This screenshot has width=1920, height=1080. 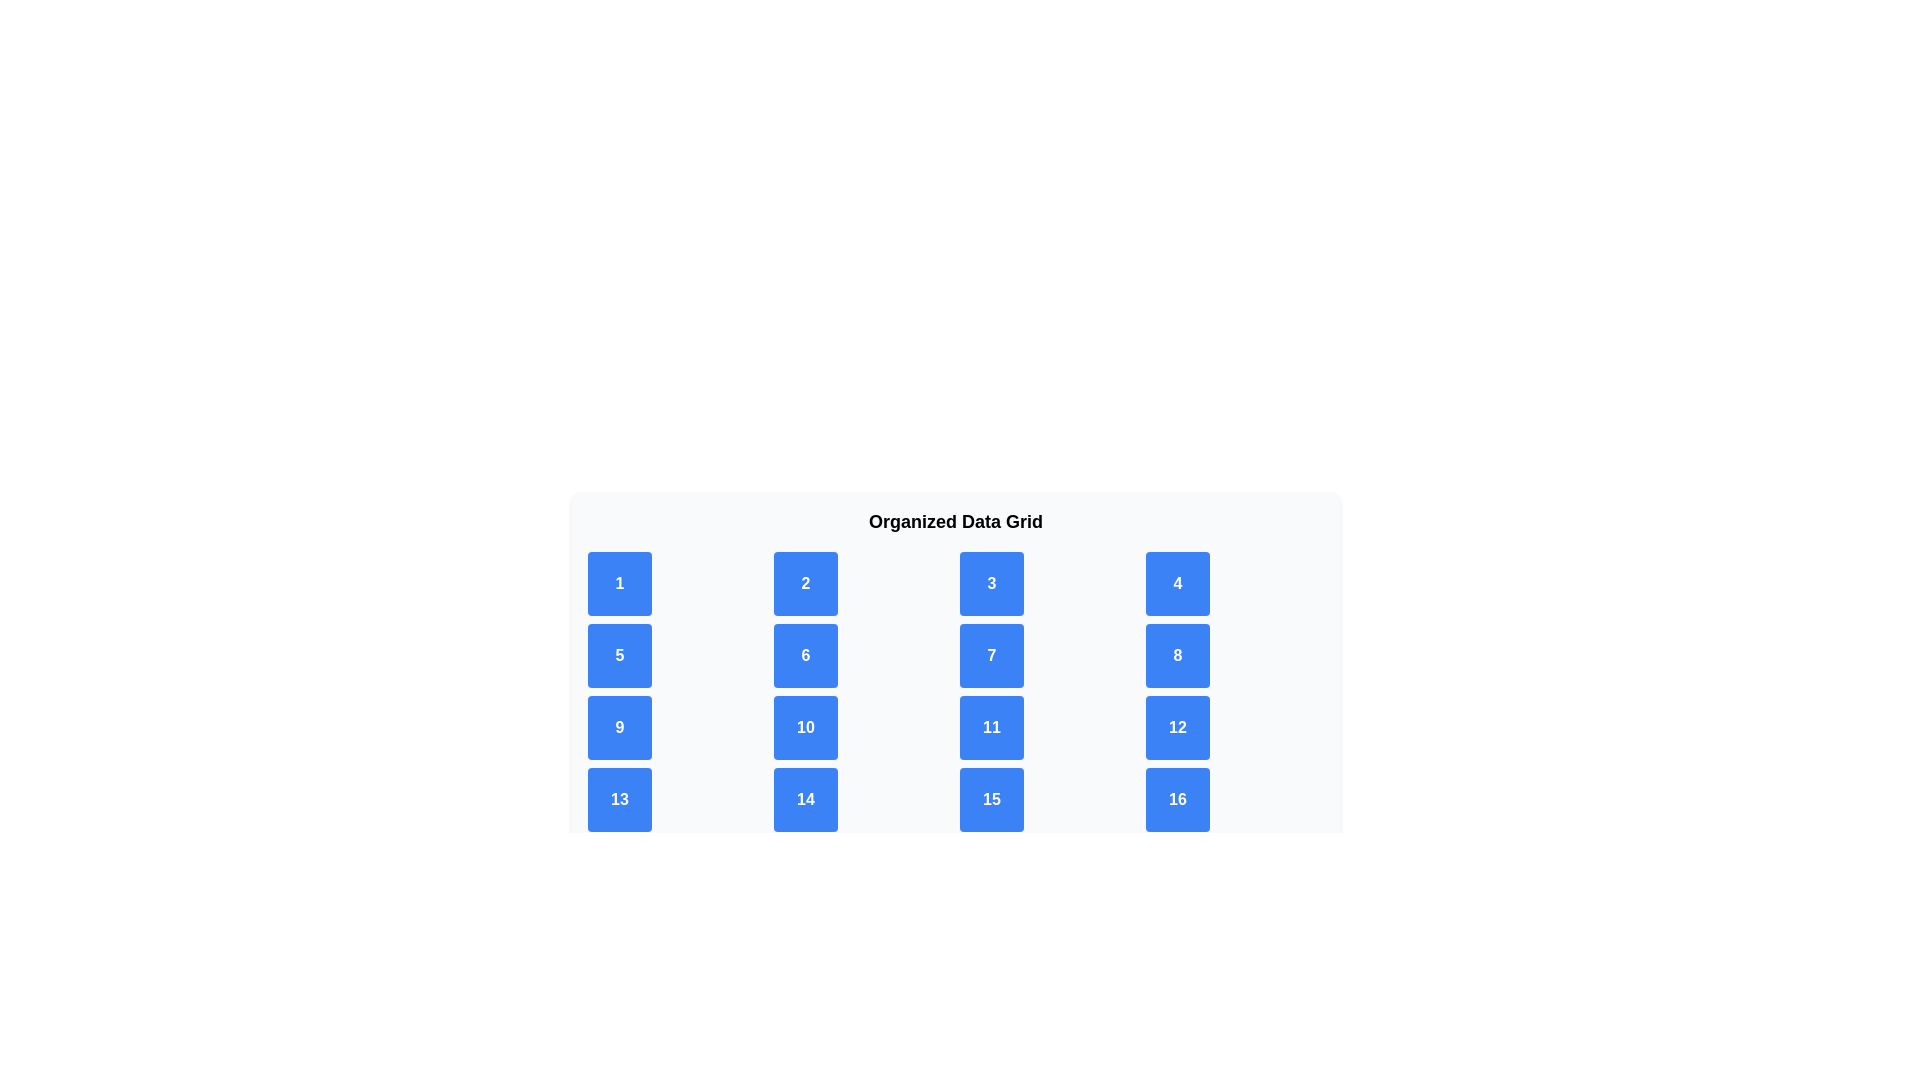 I want to click on the button located in the fourth row and first column of the 4x4 grid layout, positioned below the elements labeled '1', '5', and '9', so click(x=618, y=798).